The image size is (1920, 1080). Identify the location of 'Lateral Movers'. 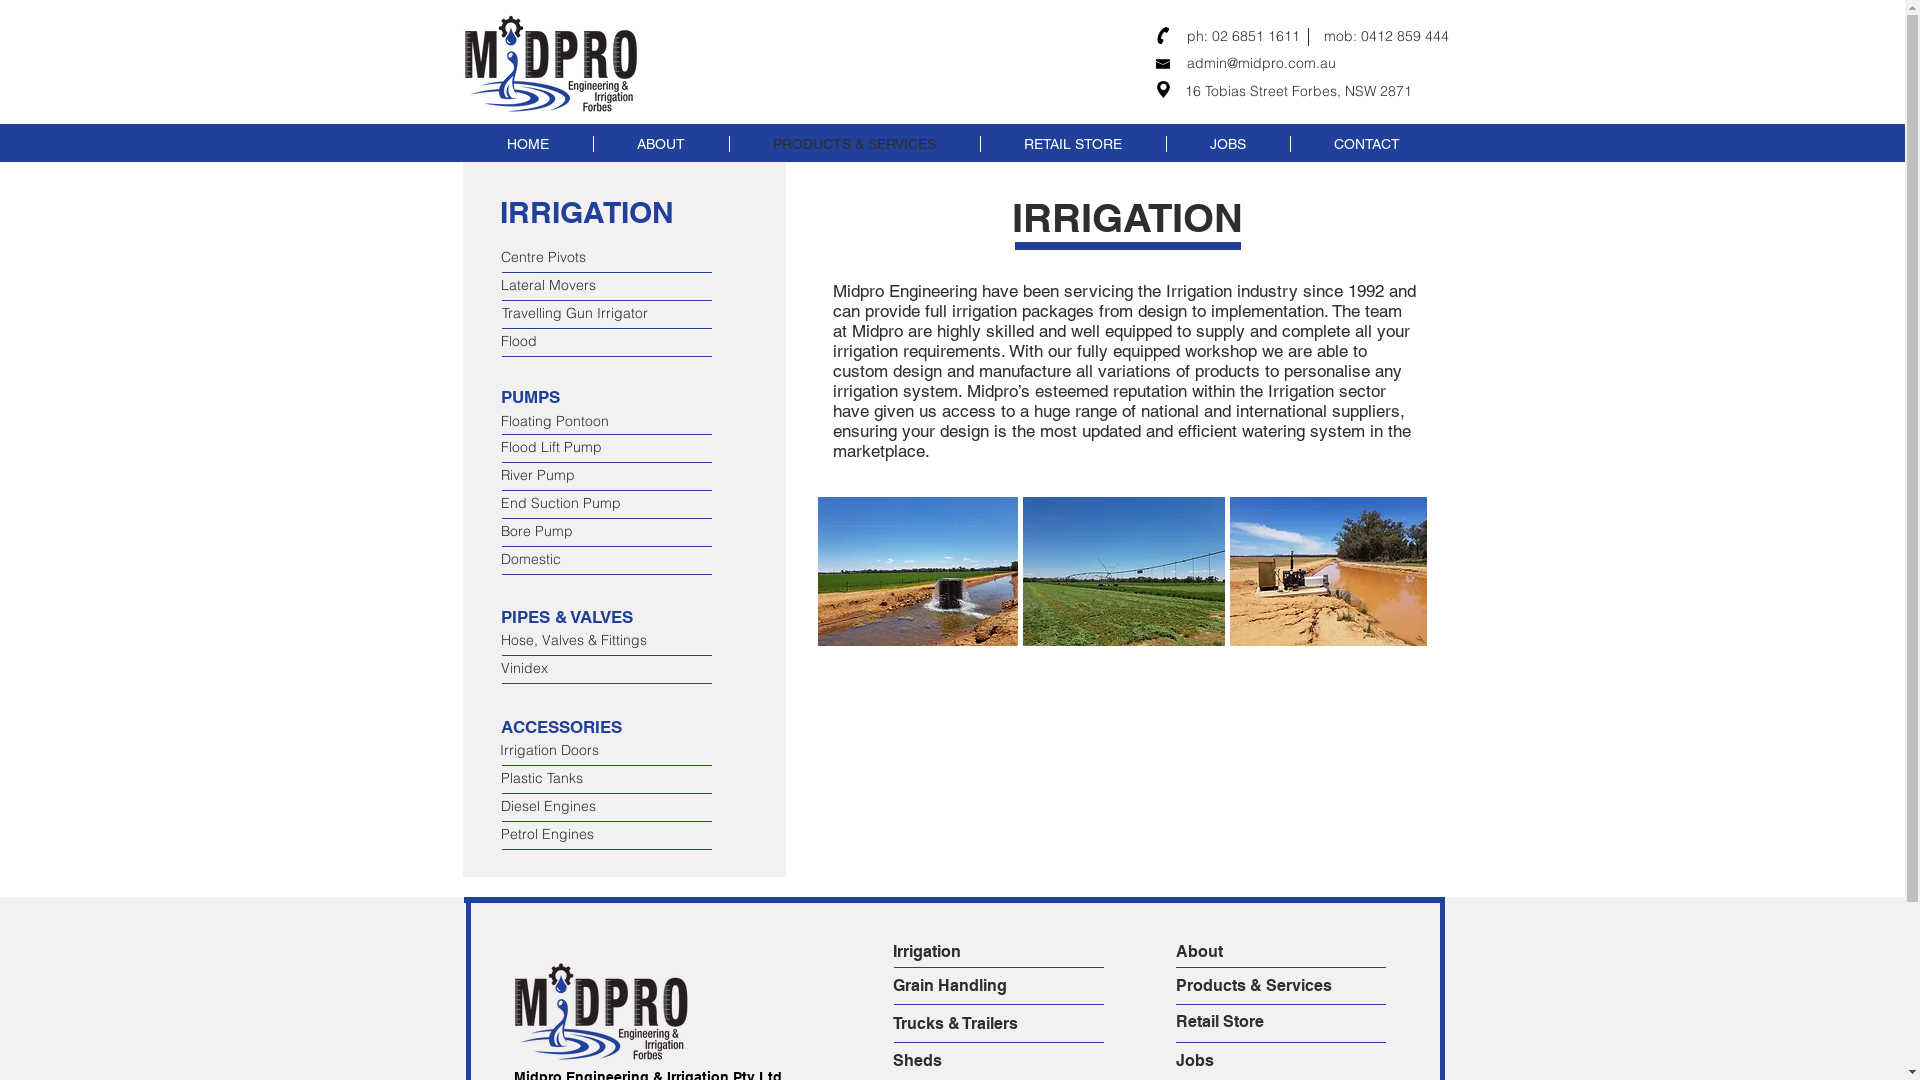
(570, 286).